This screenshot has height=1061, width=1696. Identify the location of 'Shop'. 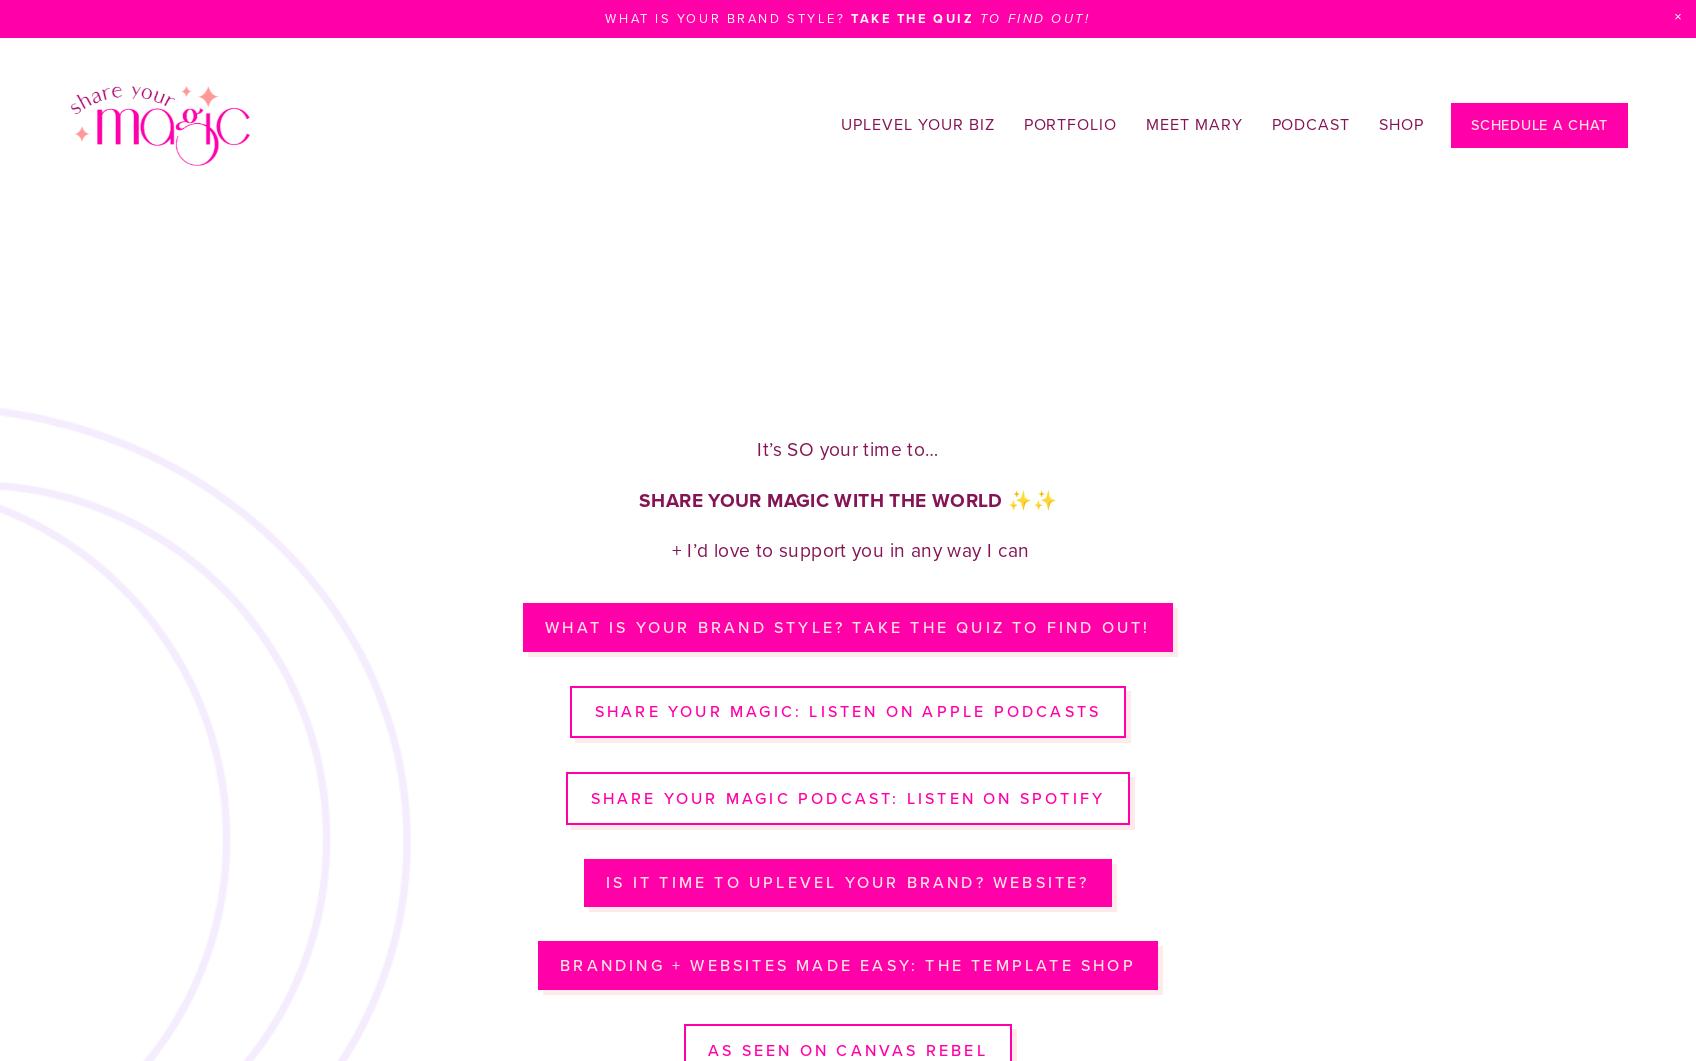
(1400, 124).